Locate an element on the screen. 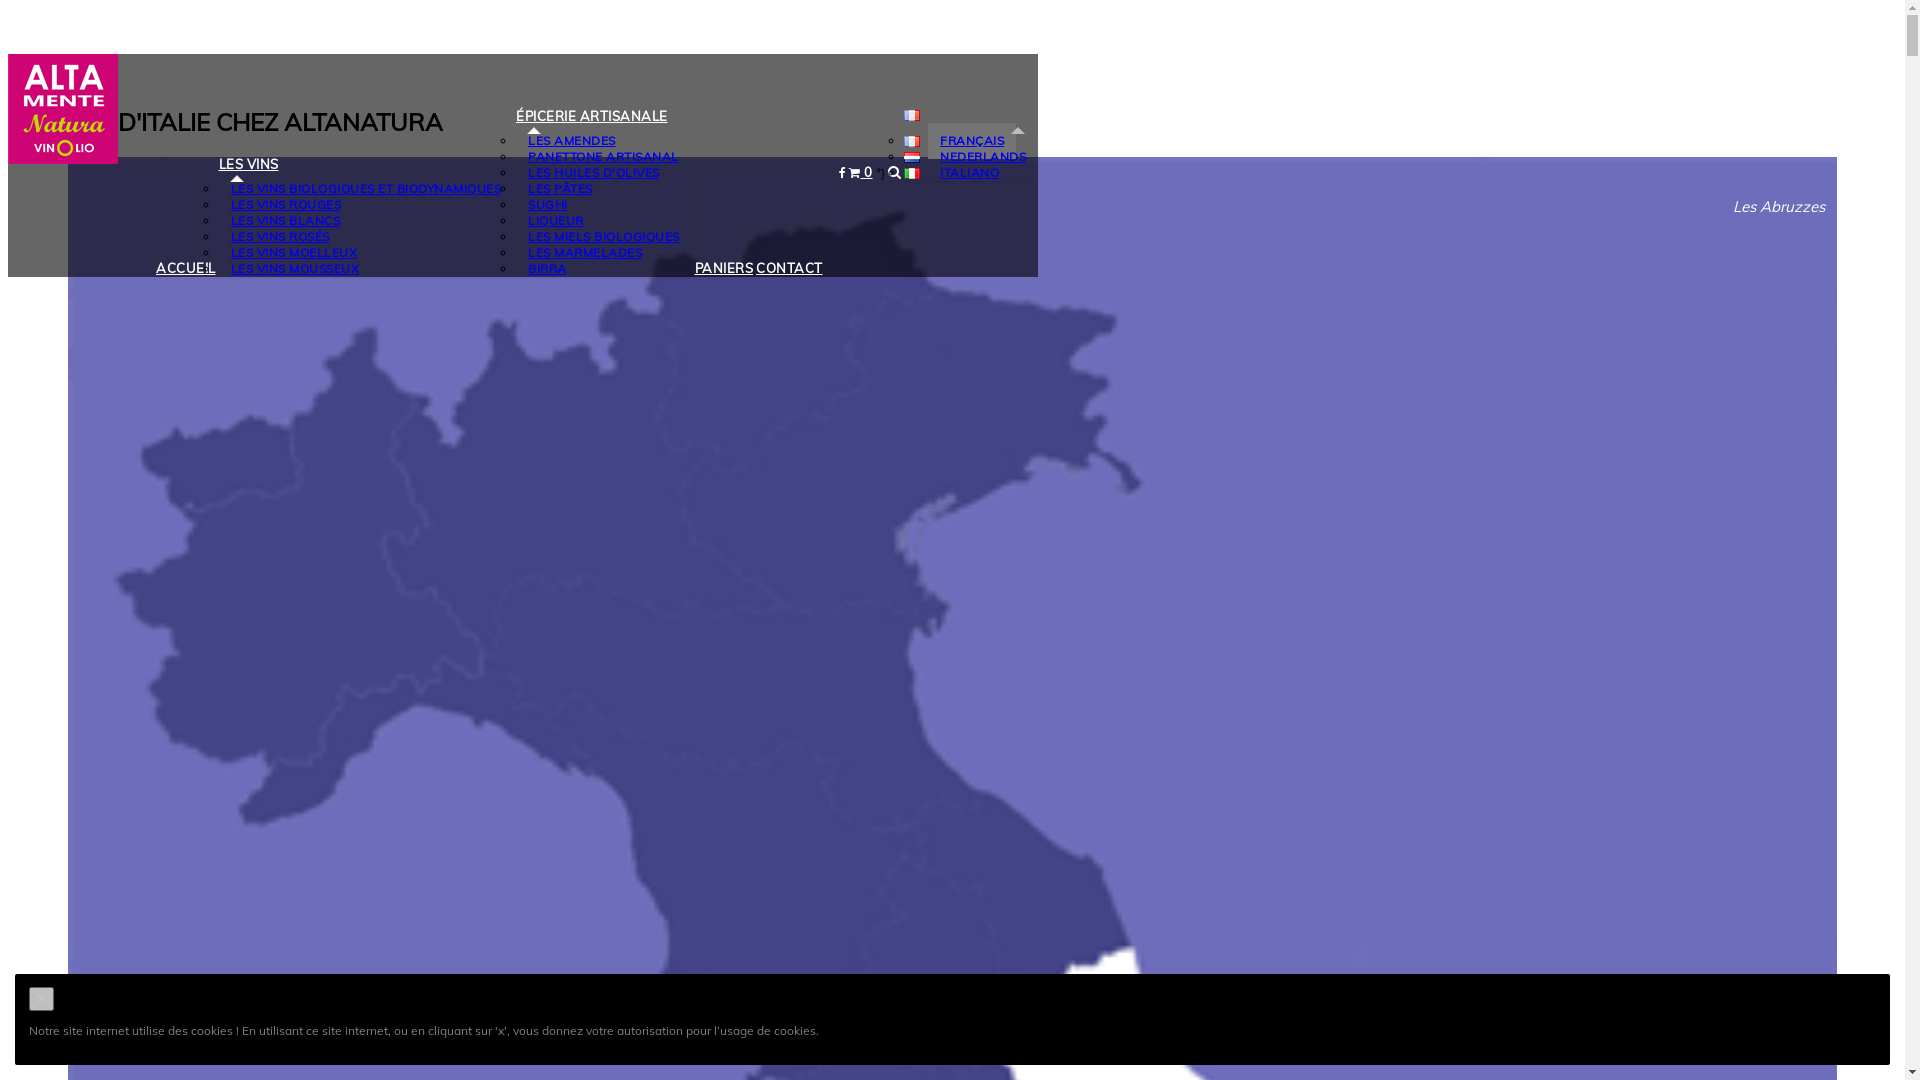 This screenshot has height=1080, width=1920. 'CONTACT' is located at coordinates (788, 266).